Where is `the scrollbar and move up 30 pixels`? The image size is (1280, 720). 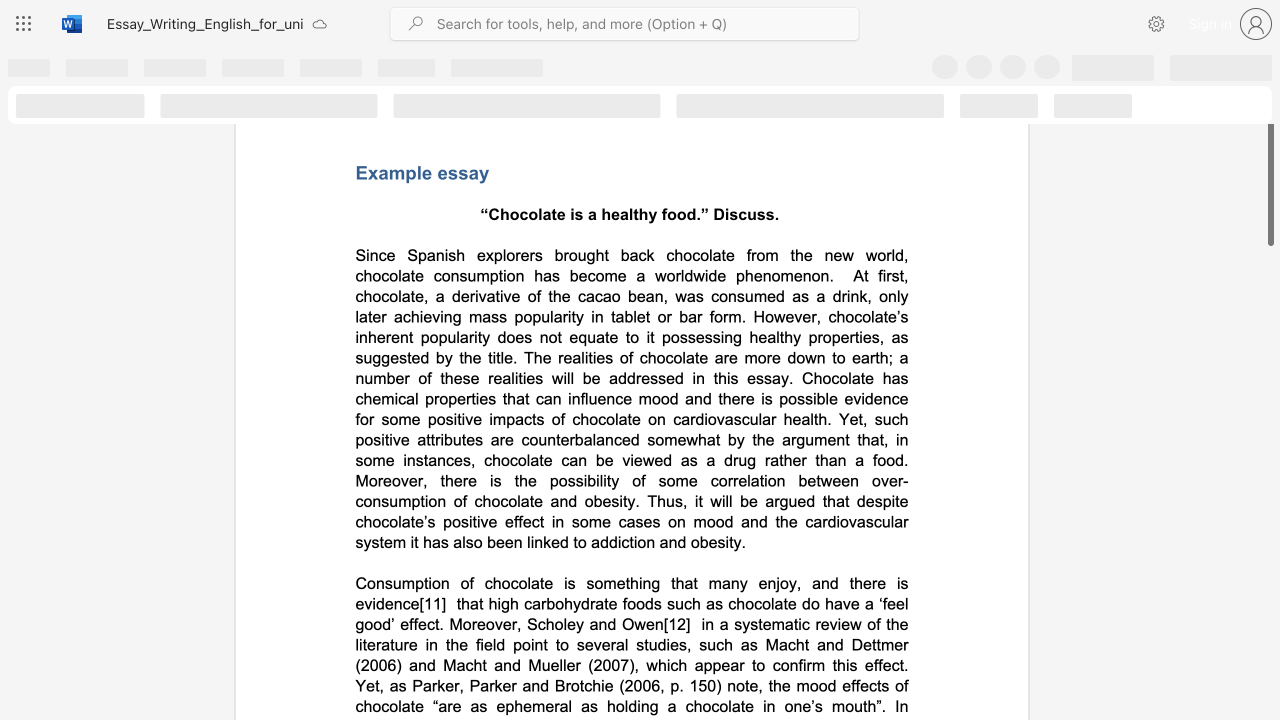
the scrollbar and move up 30 pixels is located at coordinates (1269, 154).